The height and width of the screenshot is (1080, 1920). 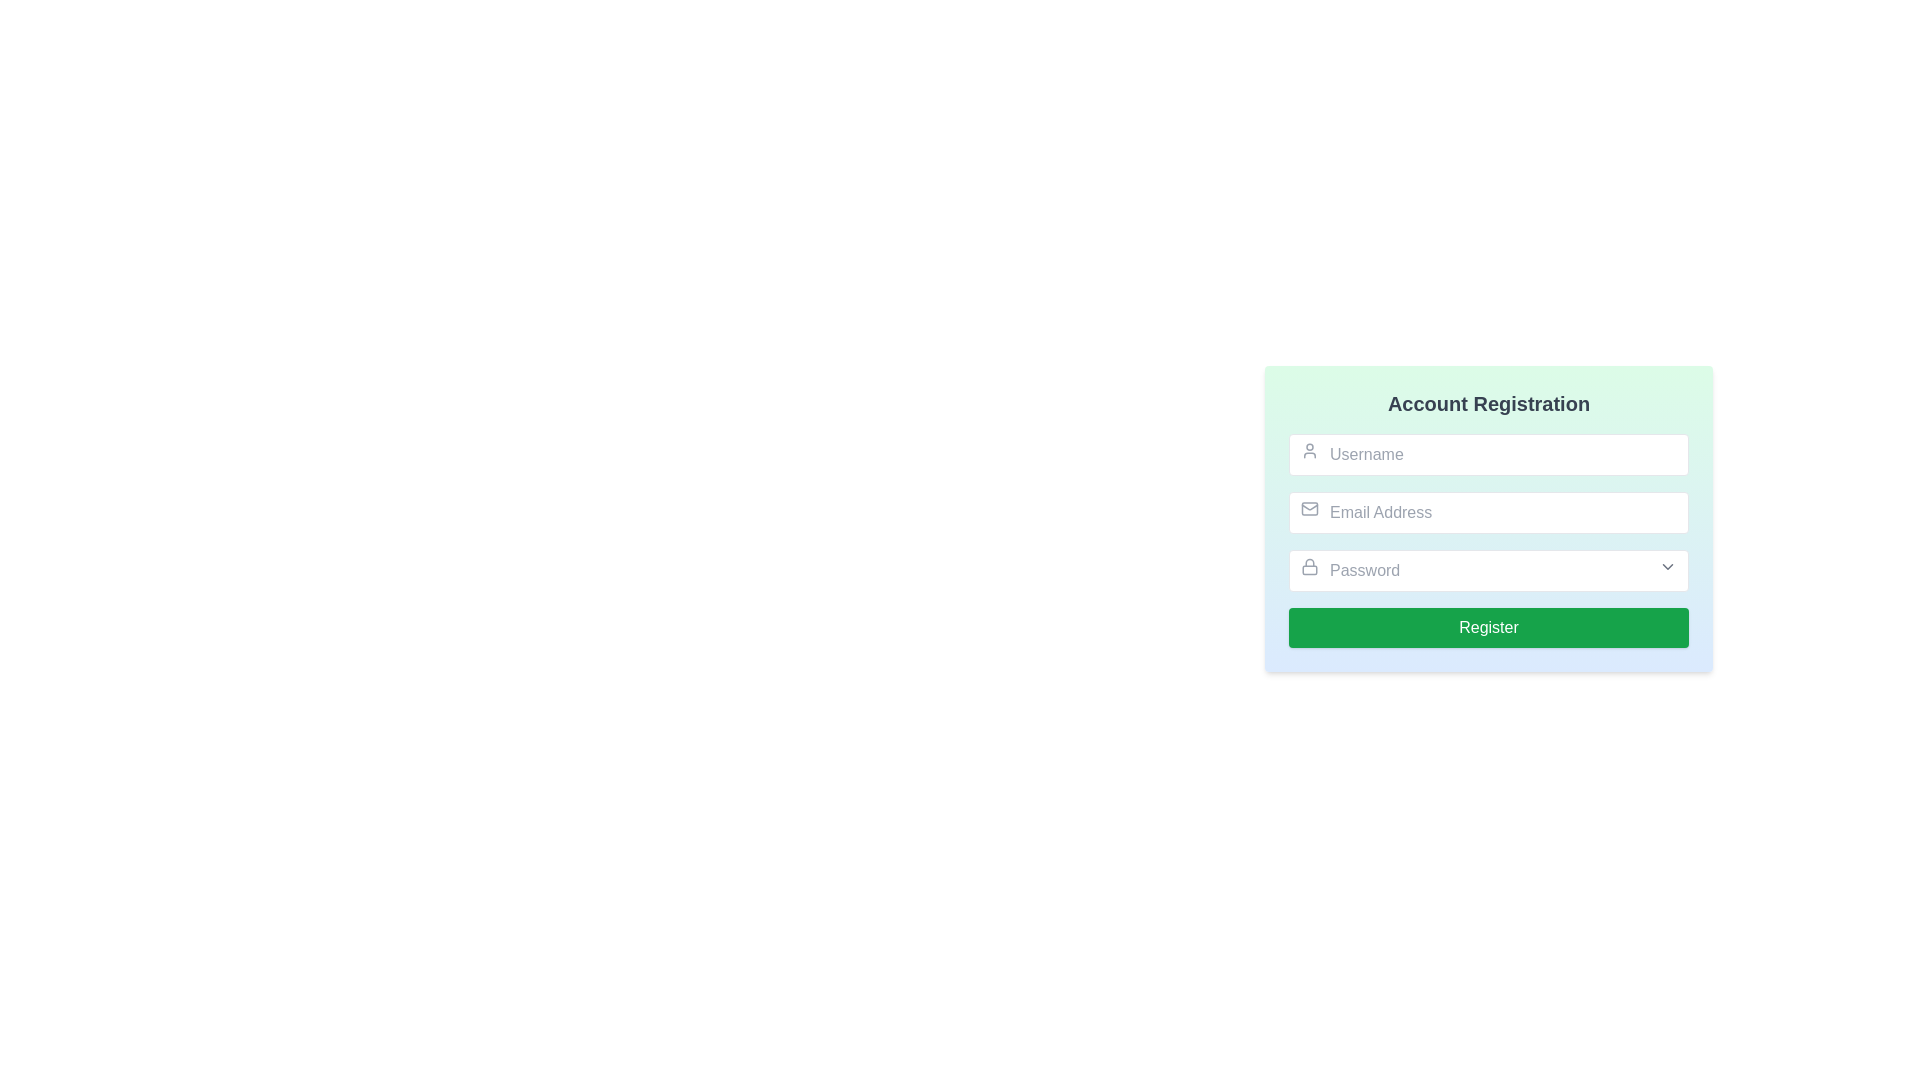 What do you see at coordinates (1310, 508) in the screenshot?
I see `the email input icon, which serves as a visual aid for the adjoining email entry field` at bounding box center [1310, 508].